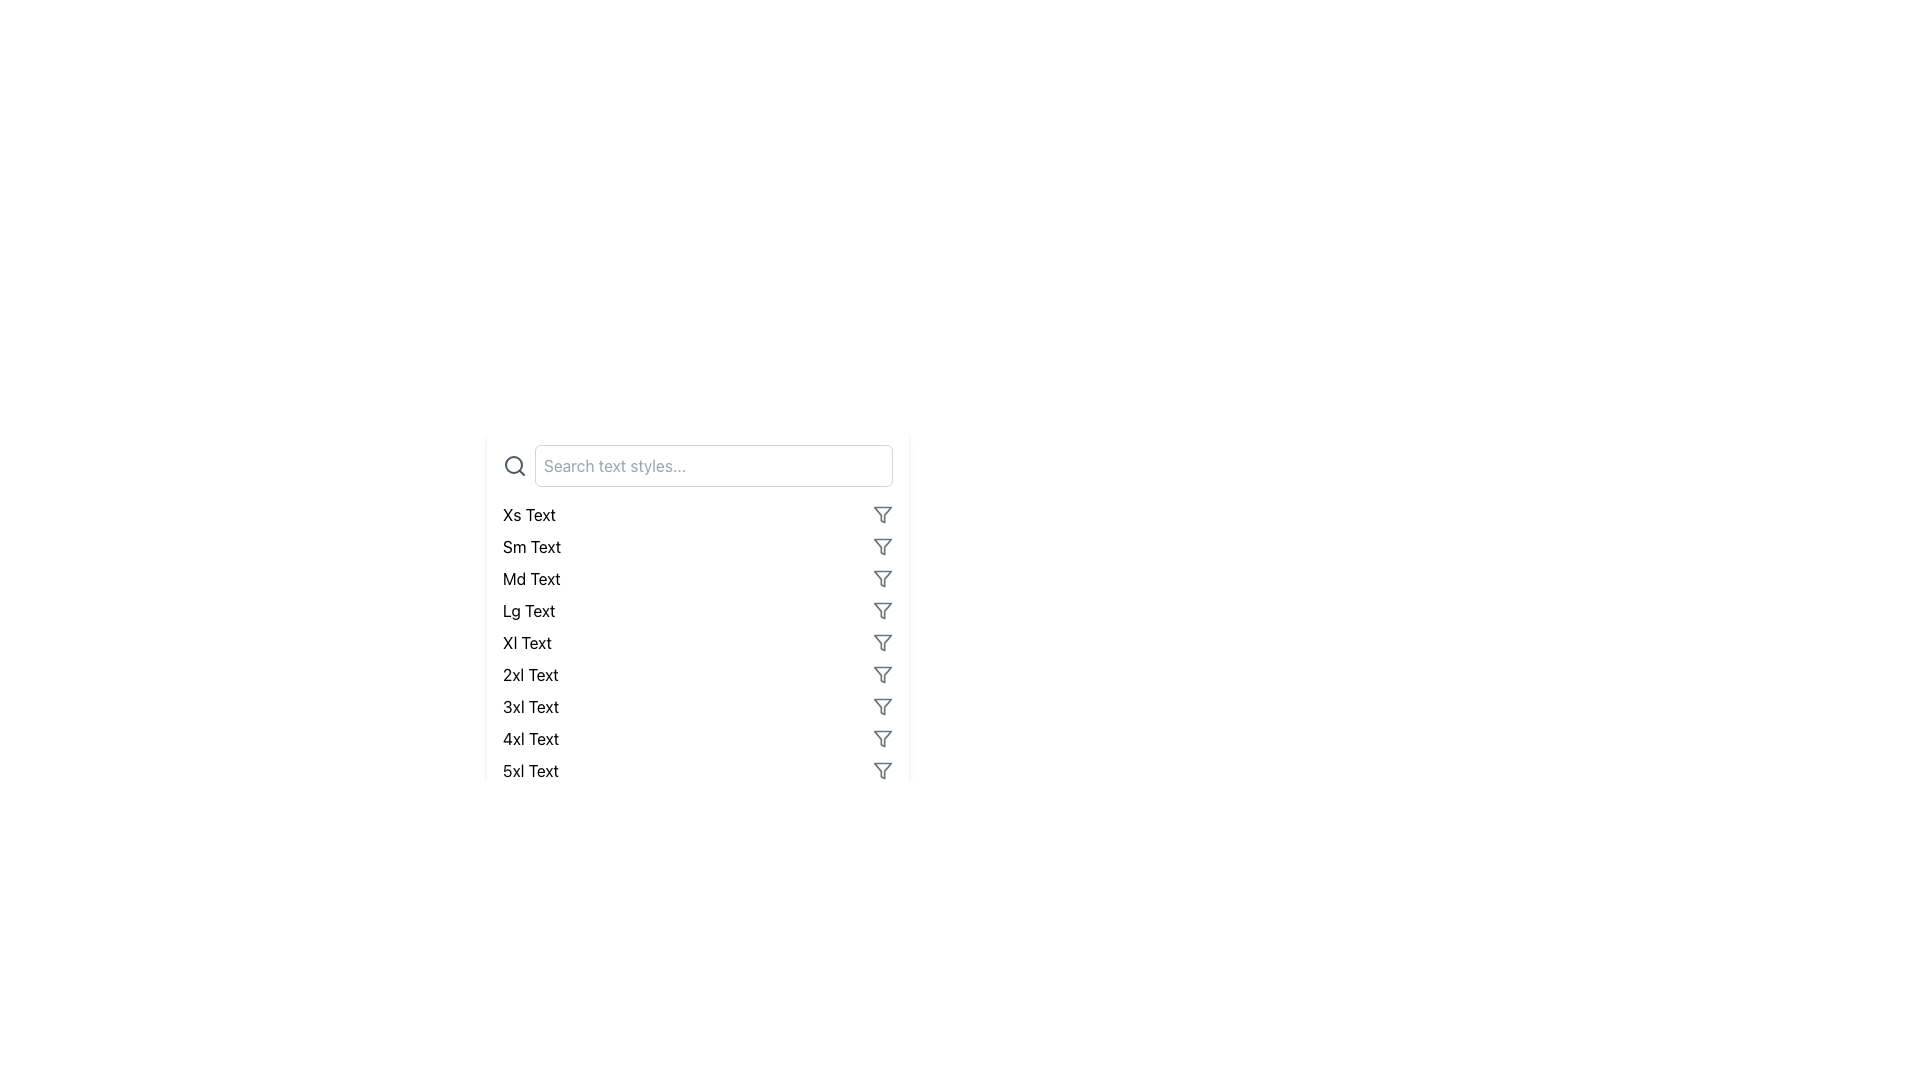  What do you see at coordinates (882, 643) in the screenshot?
I see `the triangular icon in the 5th position of the list of icons` at bounding box center [882, 643].